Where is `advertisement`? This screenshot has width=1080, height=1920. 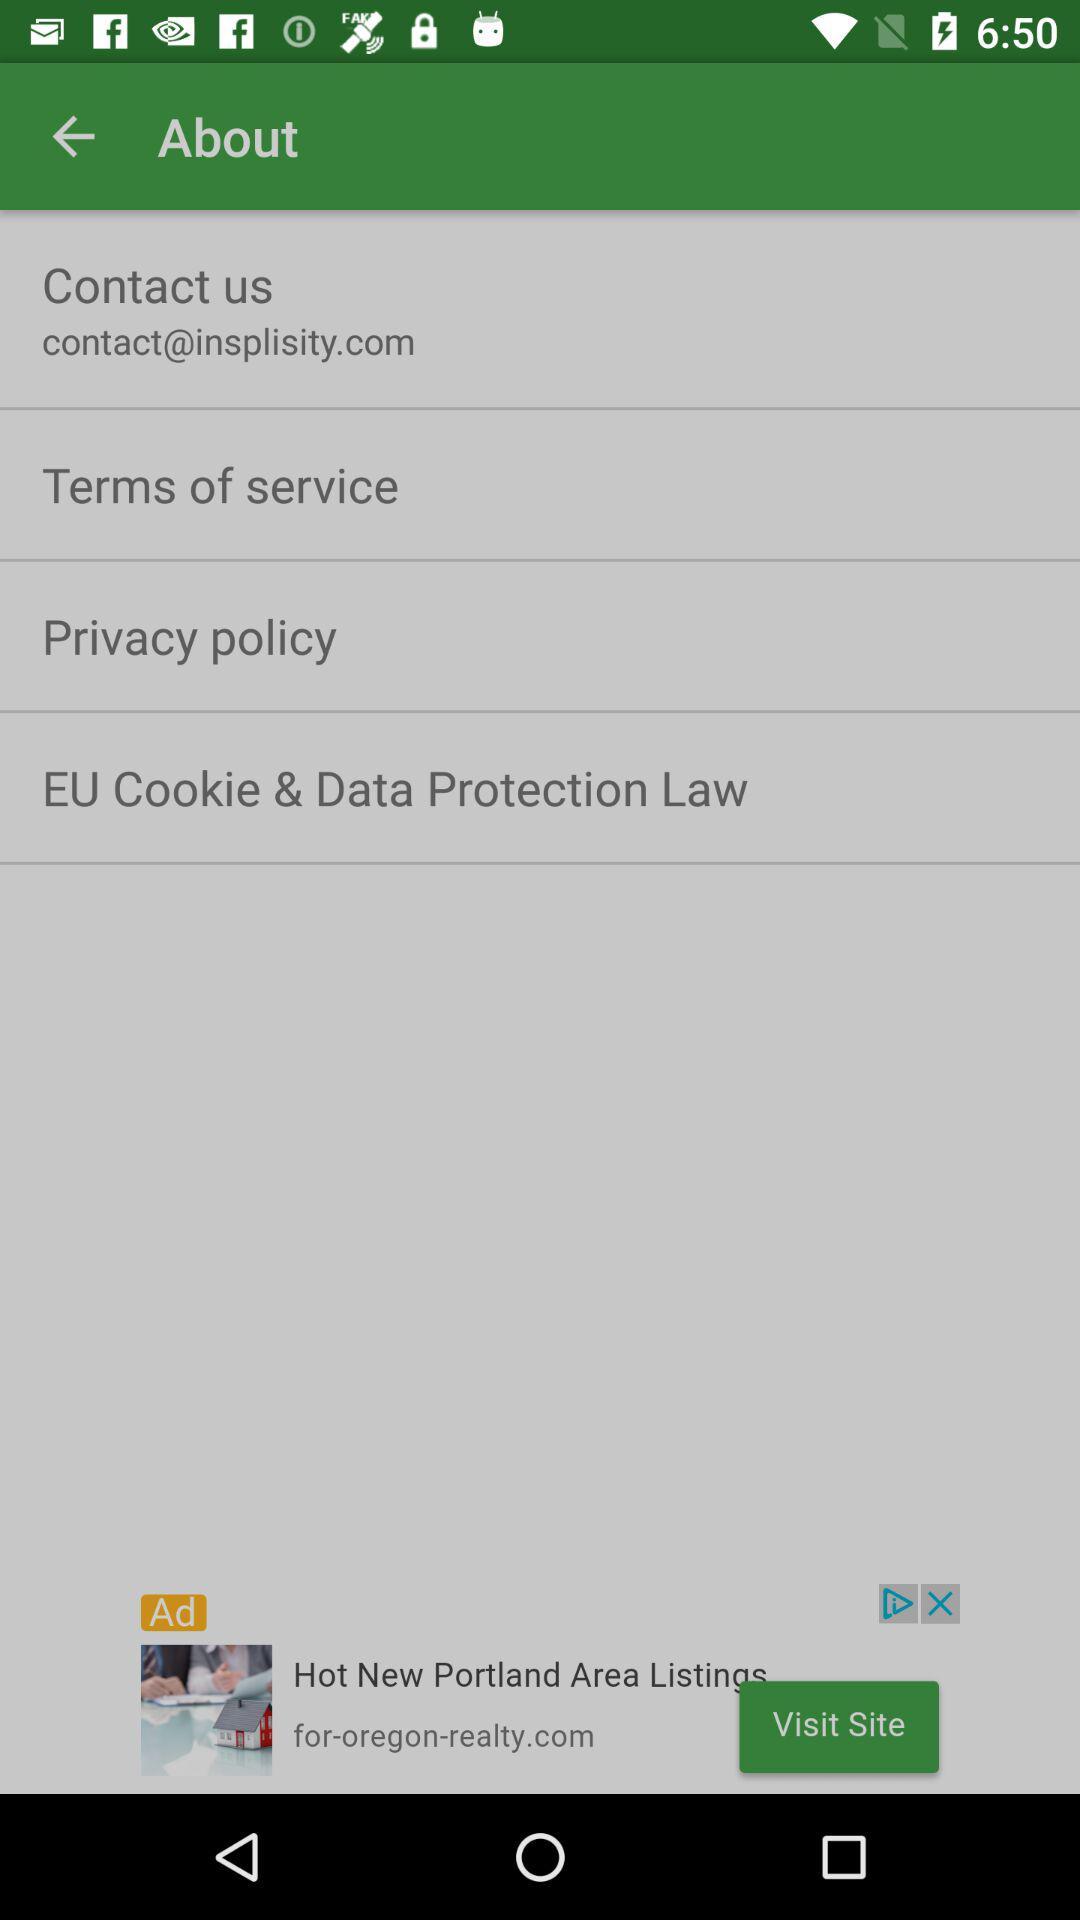 advertisement is located at coordinates (540, 1688).